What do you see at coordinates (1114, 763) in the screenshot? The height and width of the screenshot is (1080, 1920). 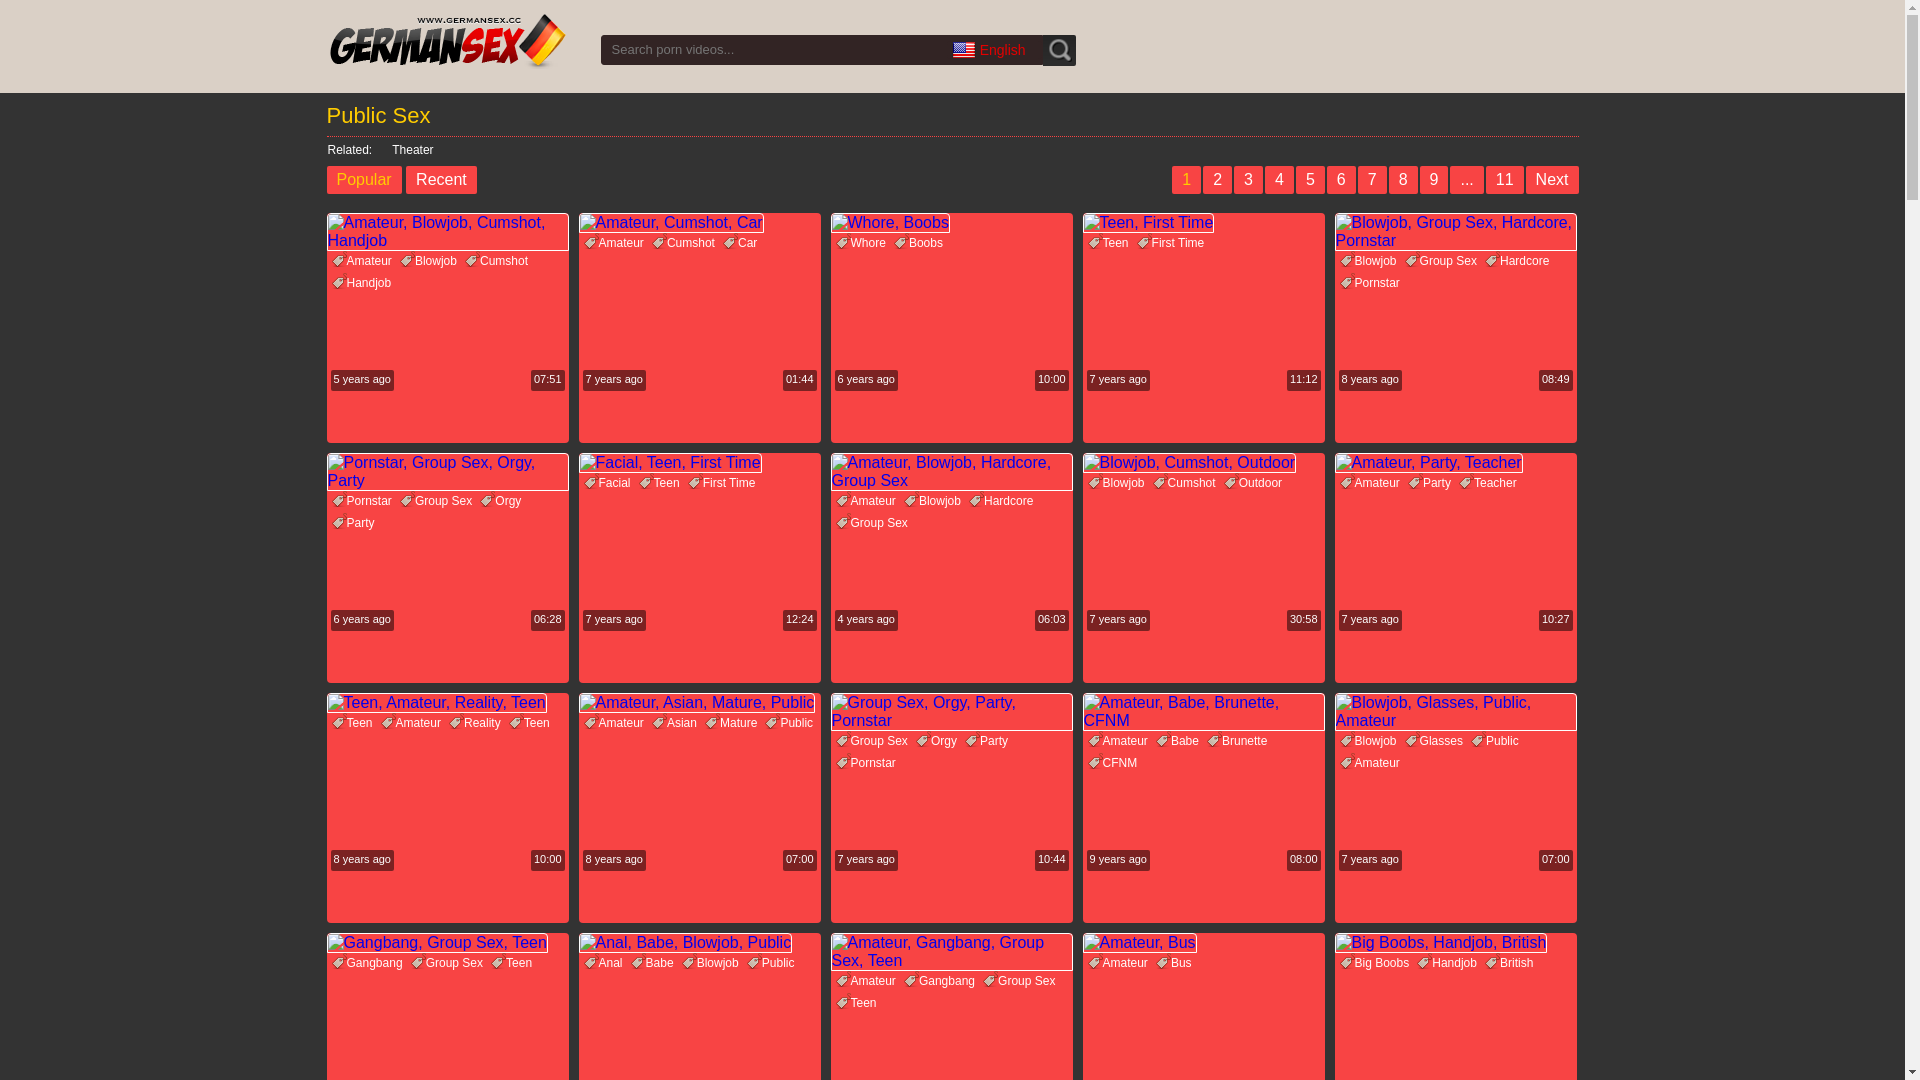 I see `'CFNM'` at bounding box center [1114, 763].